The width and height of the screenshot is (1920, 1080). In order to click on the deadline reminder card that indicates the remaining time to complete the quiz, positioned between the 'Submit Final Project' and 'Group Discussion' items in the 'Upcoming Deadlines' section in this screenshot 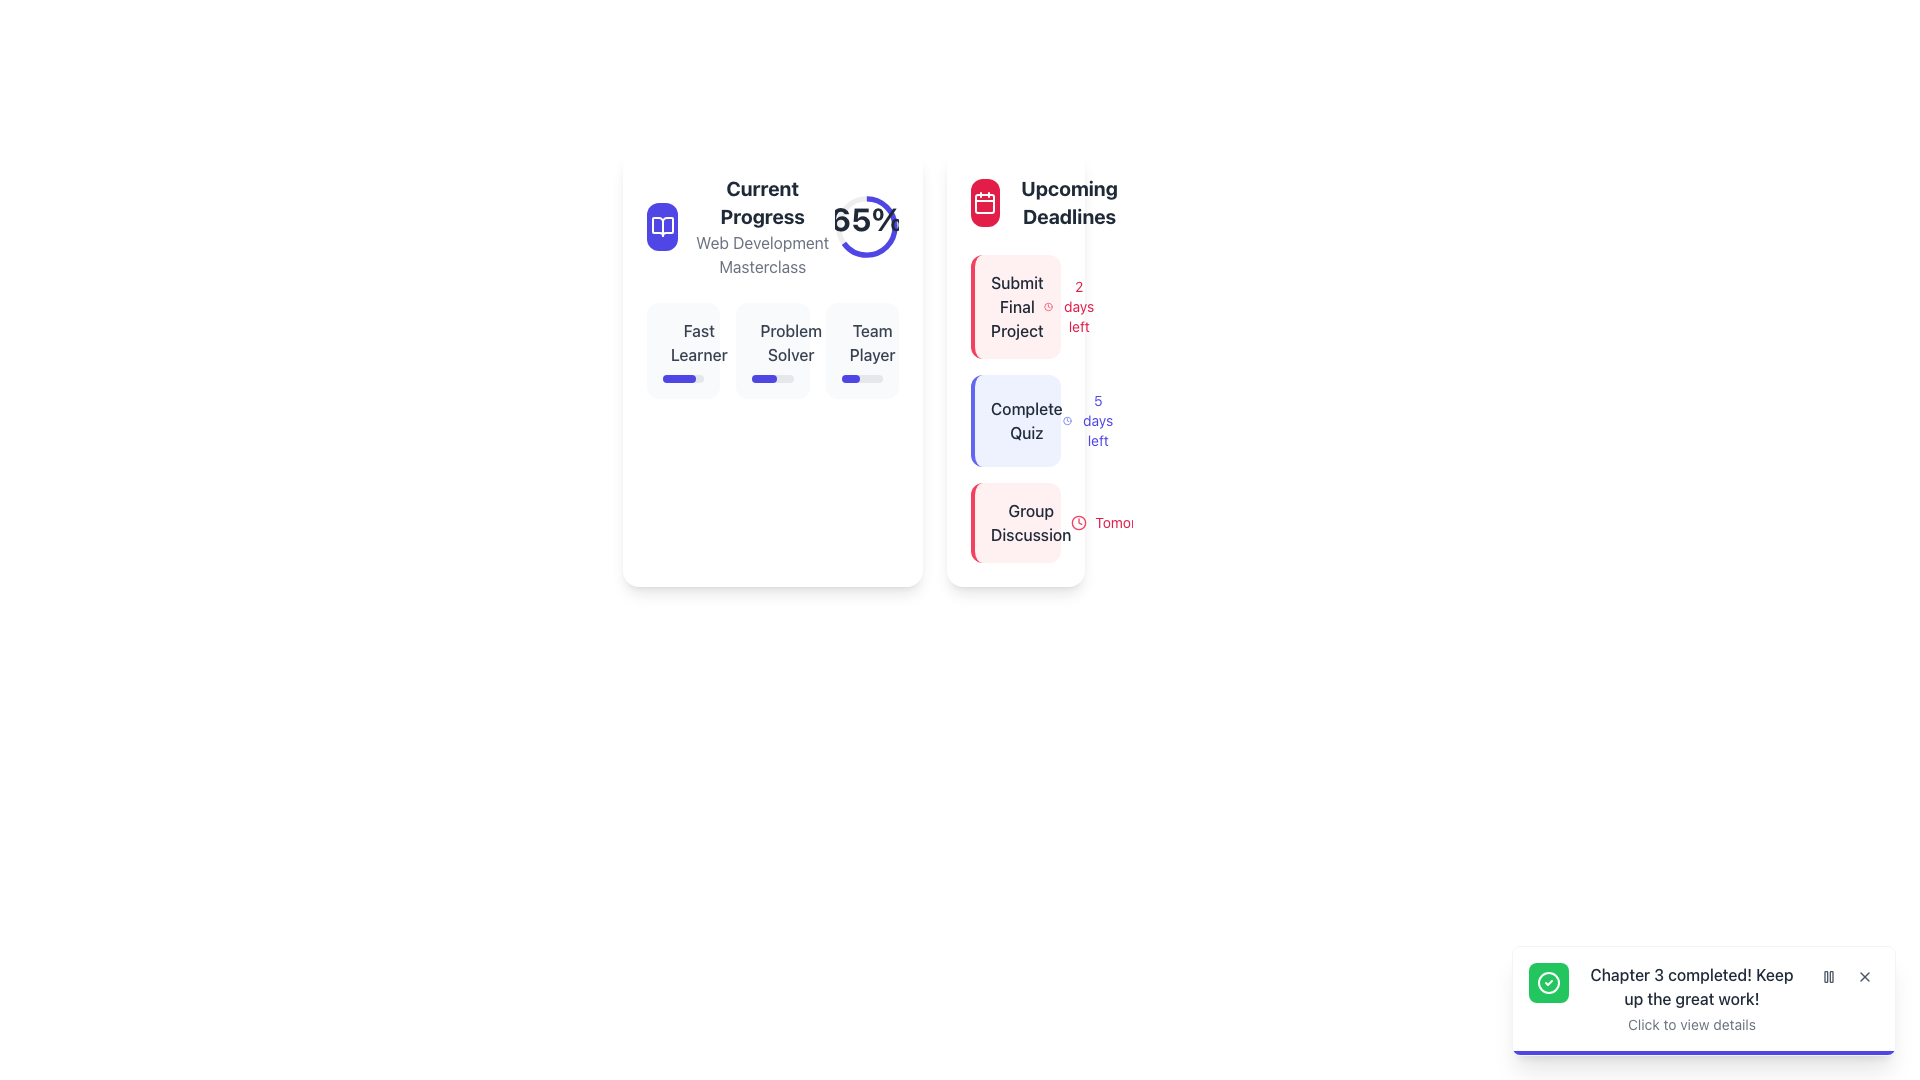, I will do `click(1016, 419)`.